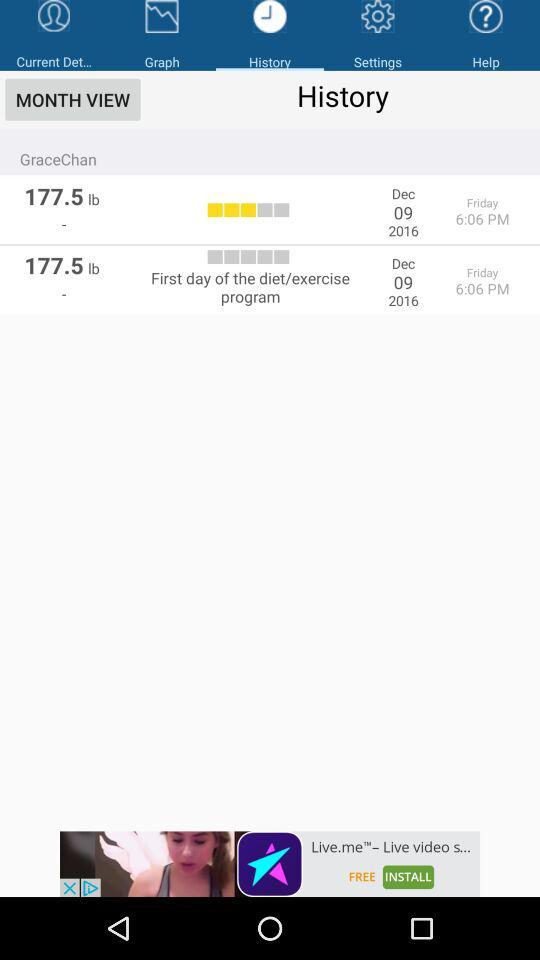 This screenshot has height=960, width=540. I want to click on open webpage of displayed advertisement, so click(270, 863).